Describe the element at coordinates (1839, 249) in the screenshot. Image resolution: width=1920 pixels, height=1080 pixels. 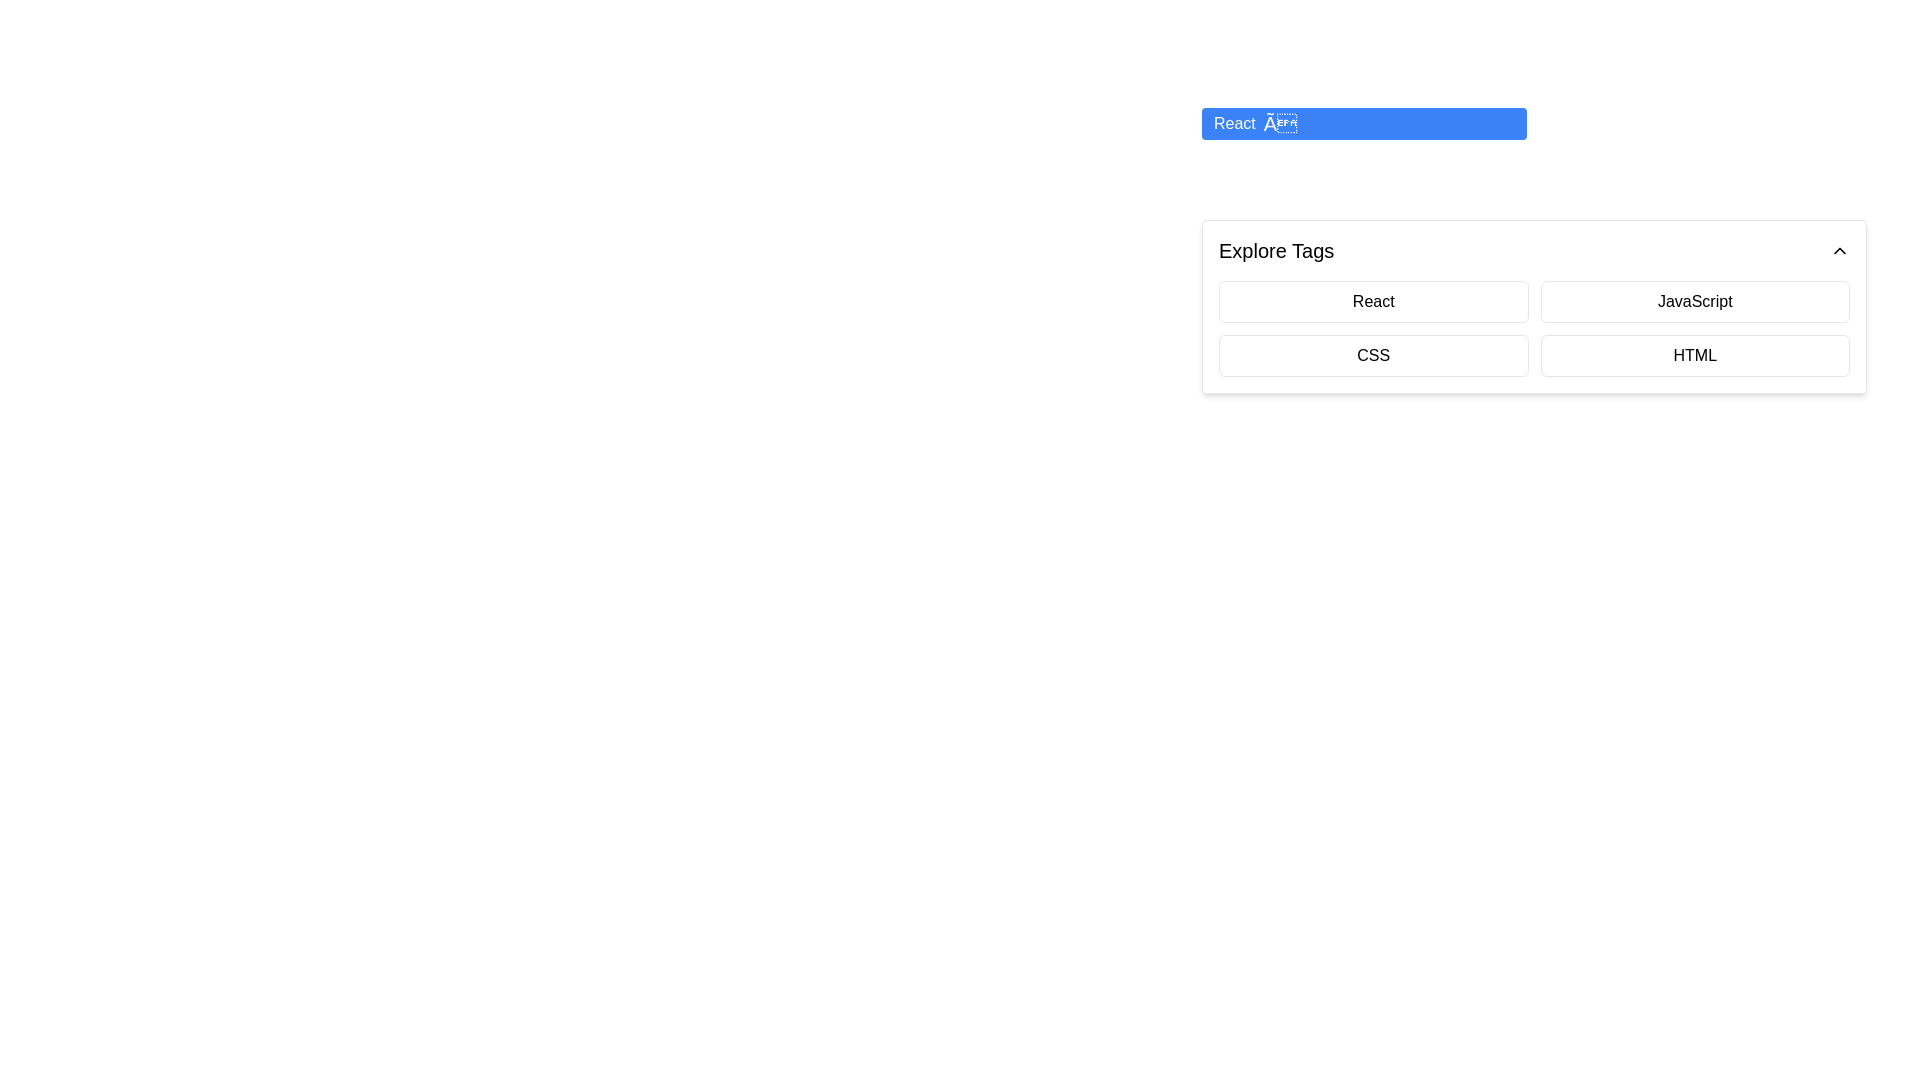
I see `the button on the far-right side of the header bar of the 'Explore Tags' section` at that location.